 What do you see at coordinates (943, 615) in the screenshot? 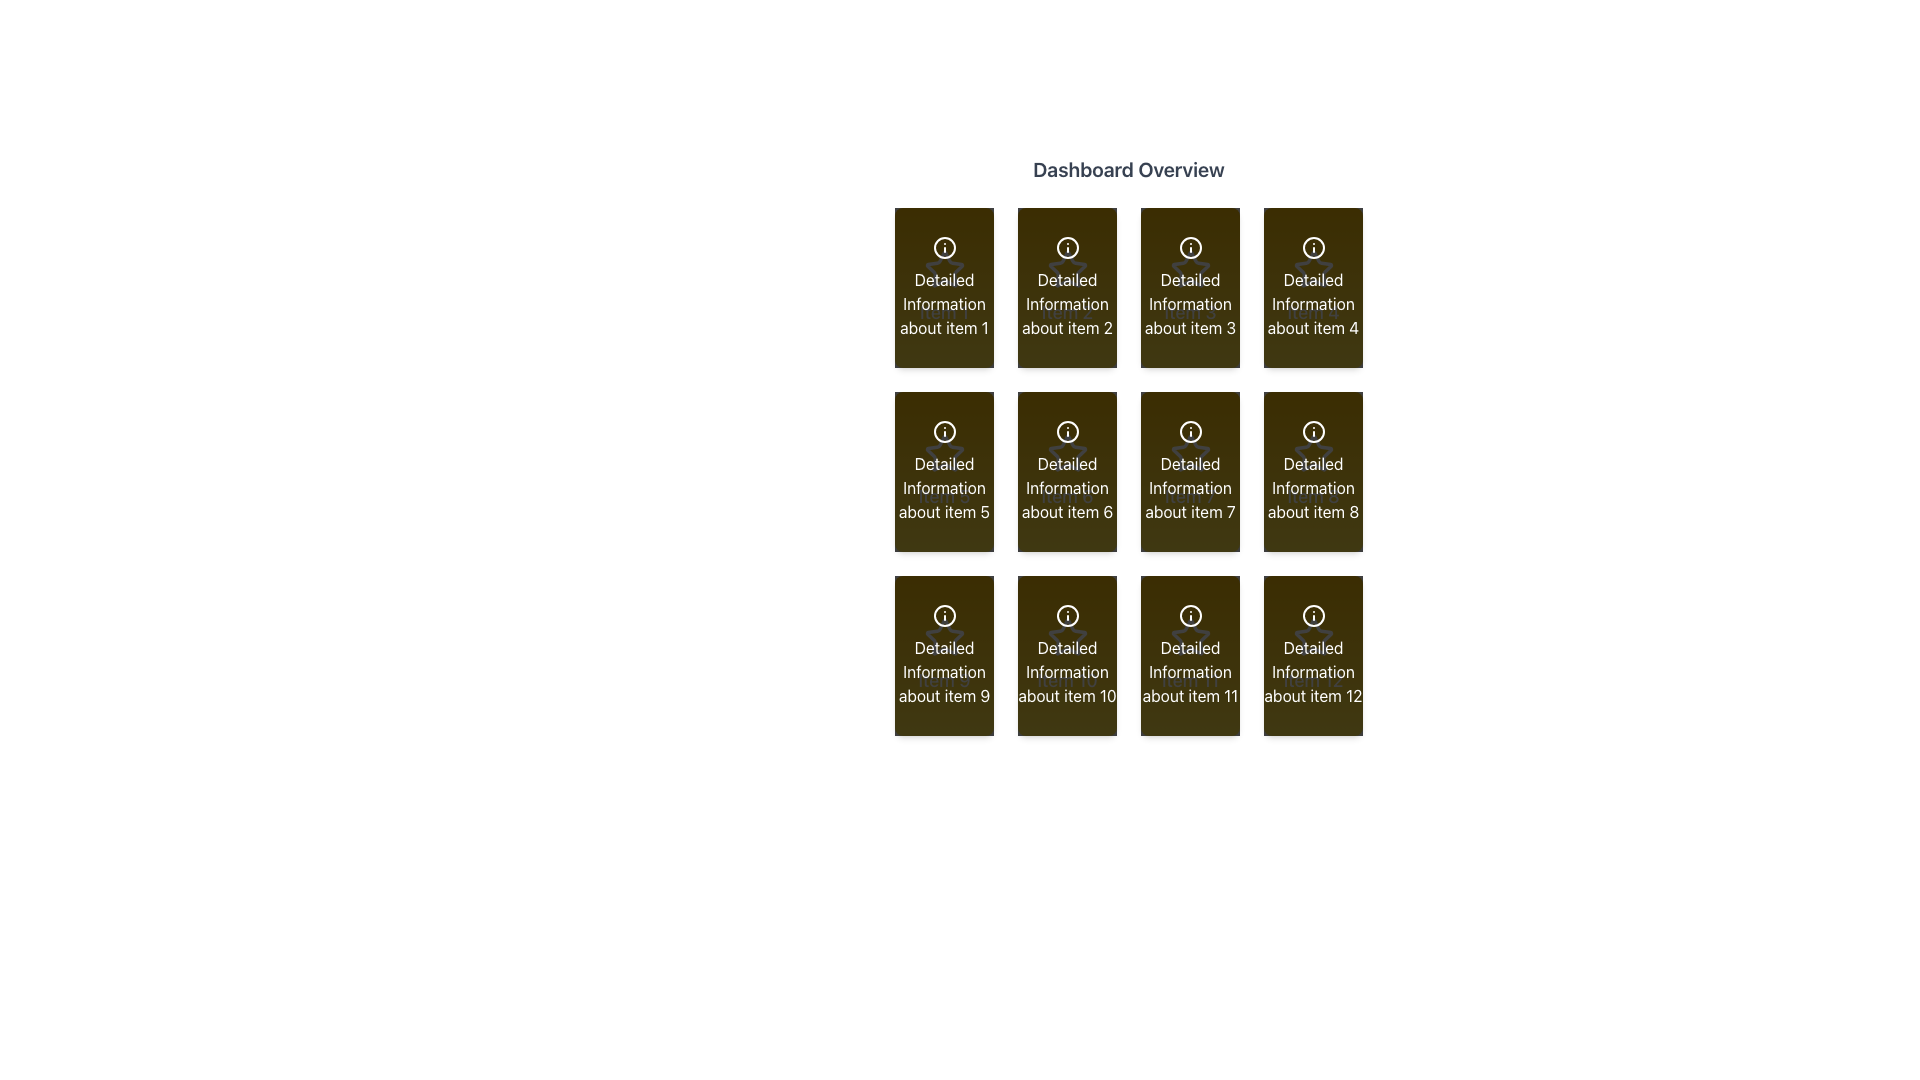
I see `styling of the informational icon located at the top-center of the ninth card in a 4x3 grid layout, which is positioned directly above the card text` at bounding box center [943, 615].